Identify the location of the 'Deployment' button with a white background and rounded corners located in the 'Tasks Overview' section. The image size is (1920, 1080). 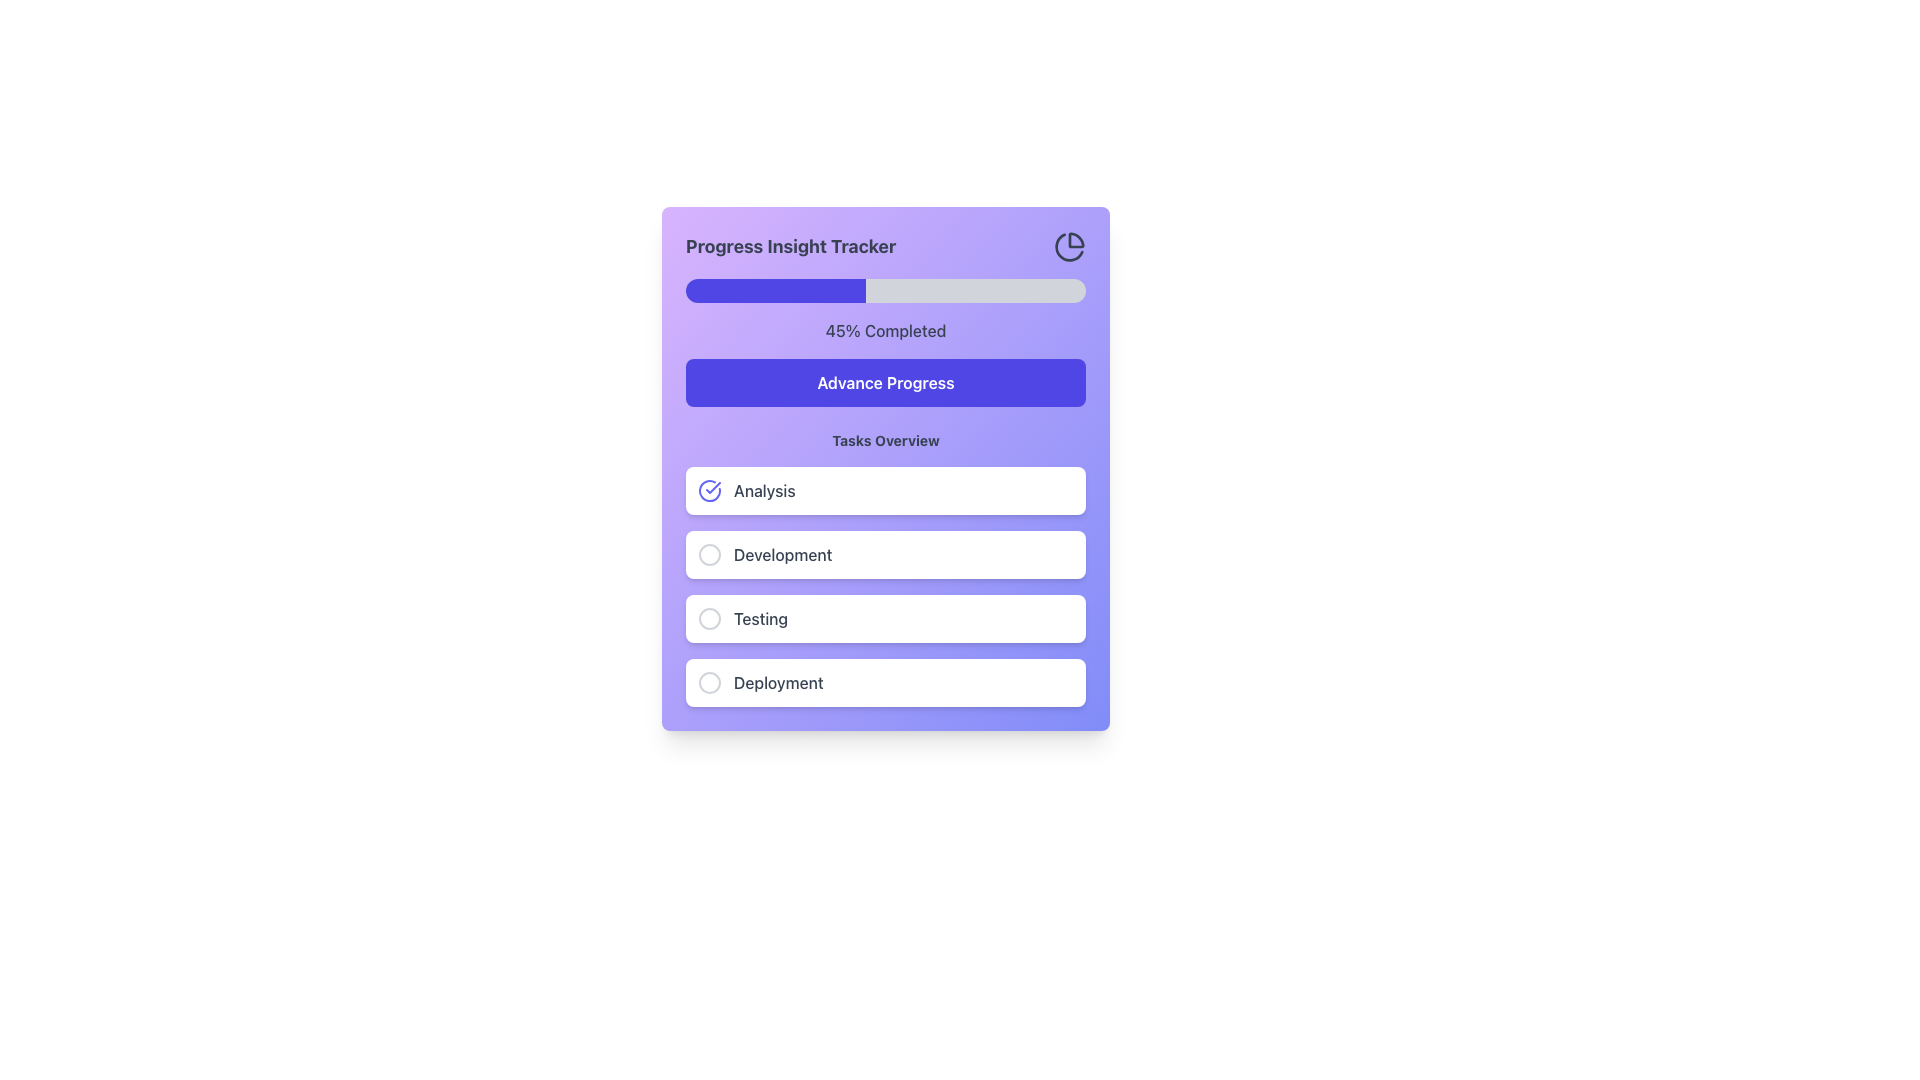
(885, 681).